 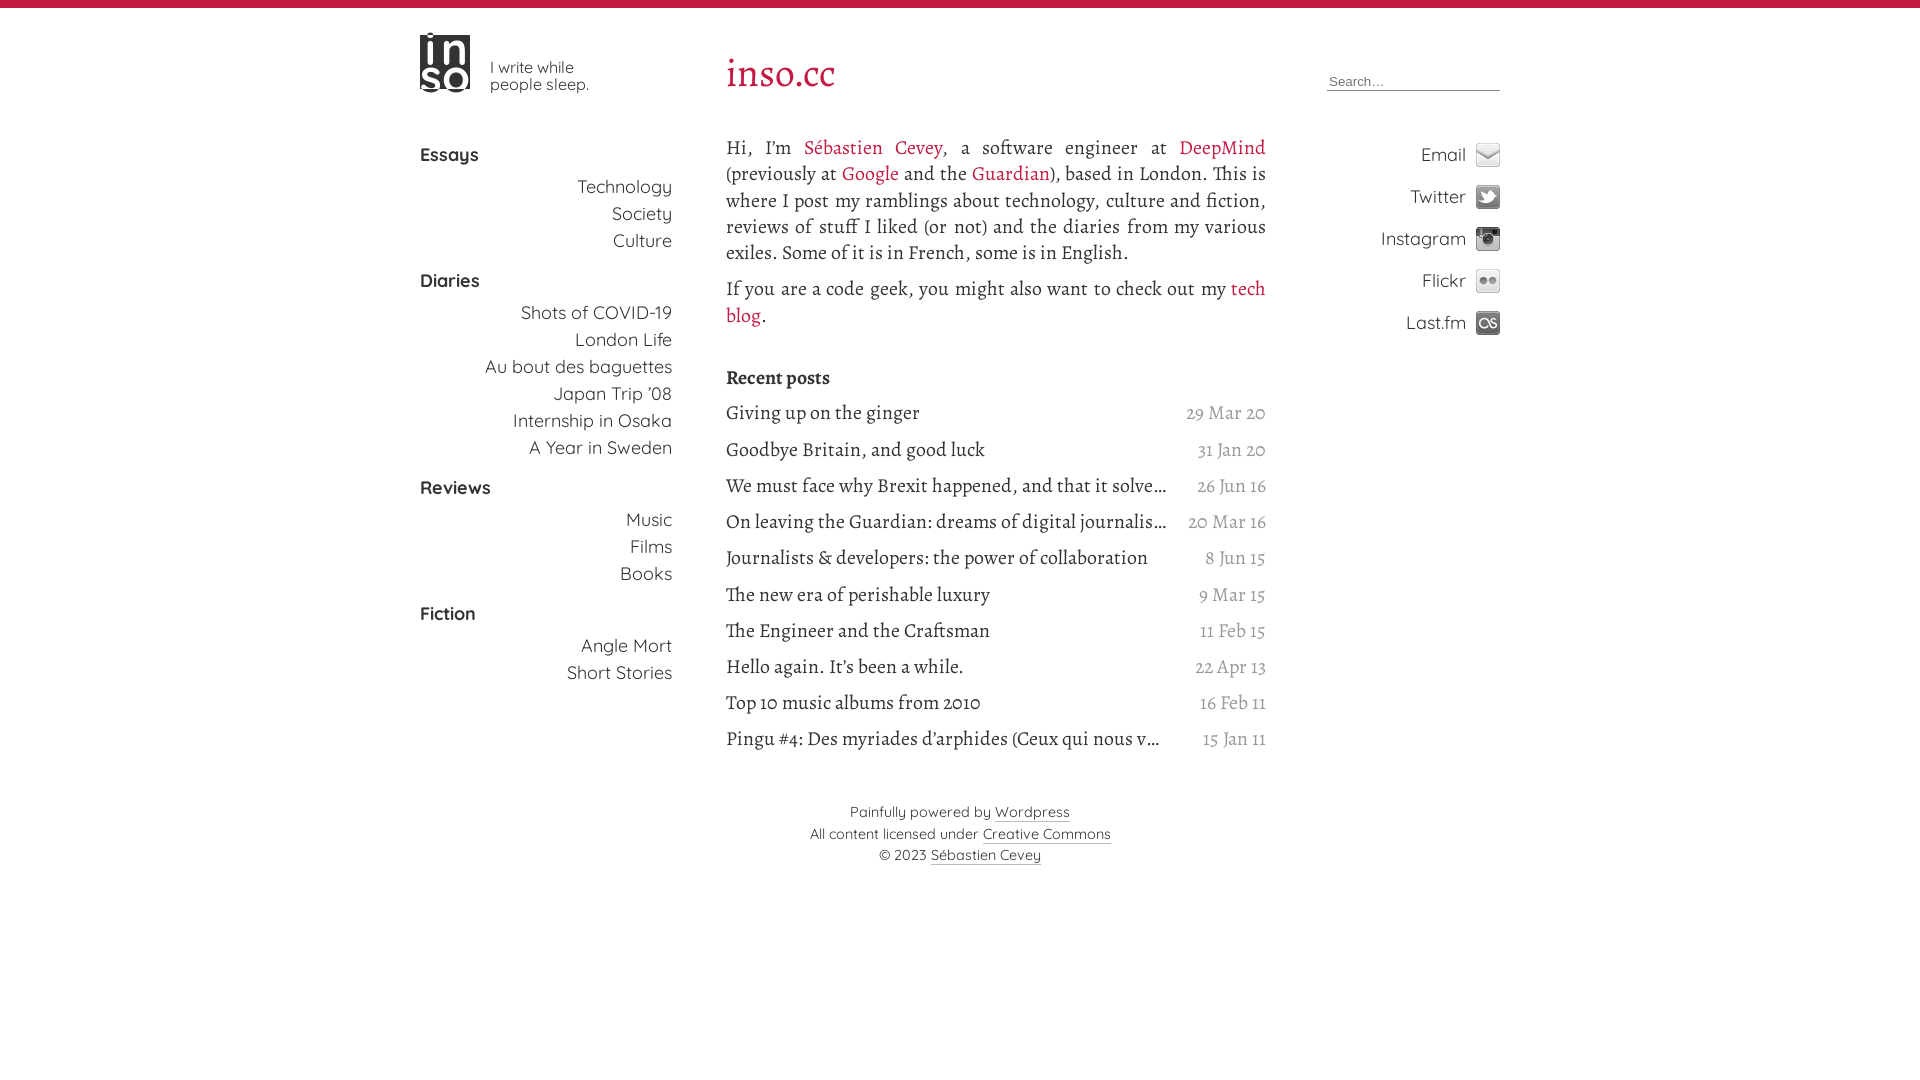 I want to click on 'A Year in Sweden', so click(x=528, y=446).